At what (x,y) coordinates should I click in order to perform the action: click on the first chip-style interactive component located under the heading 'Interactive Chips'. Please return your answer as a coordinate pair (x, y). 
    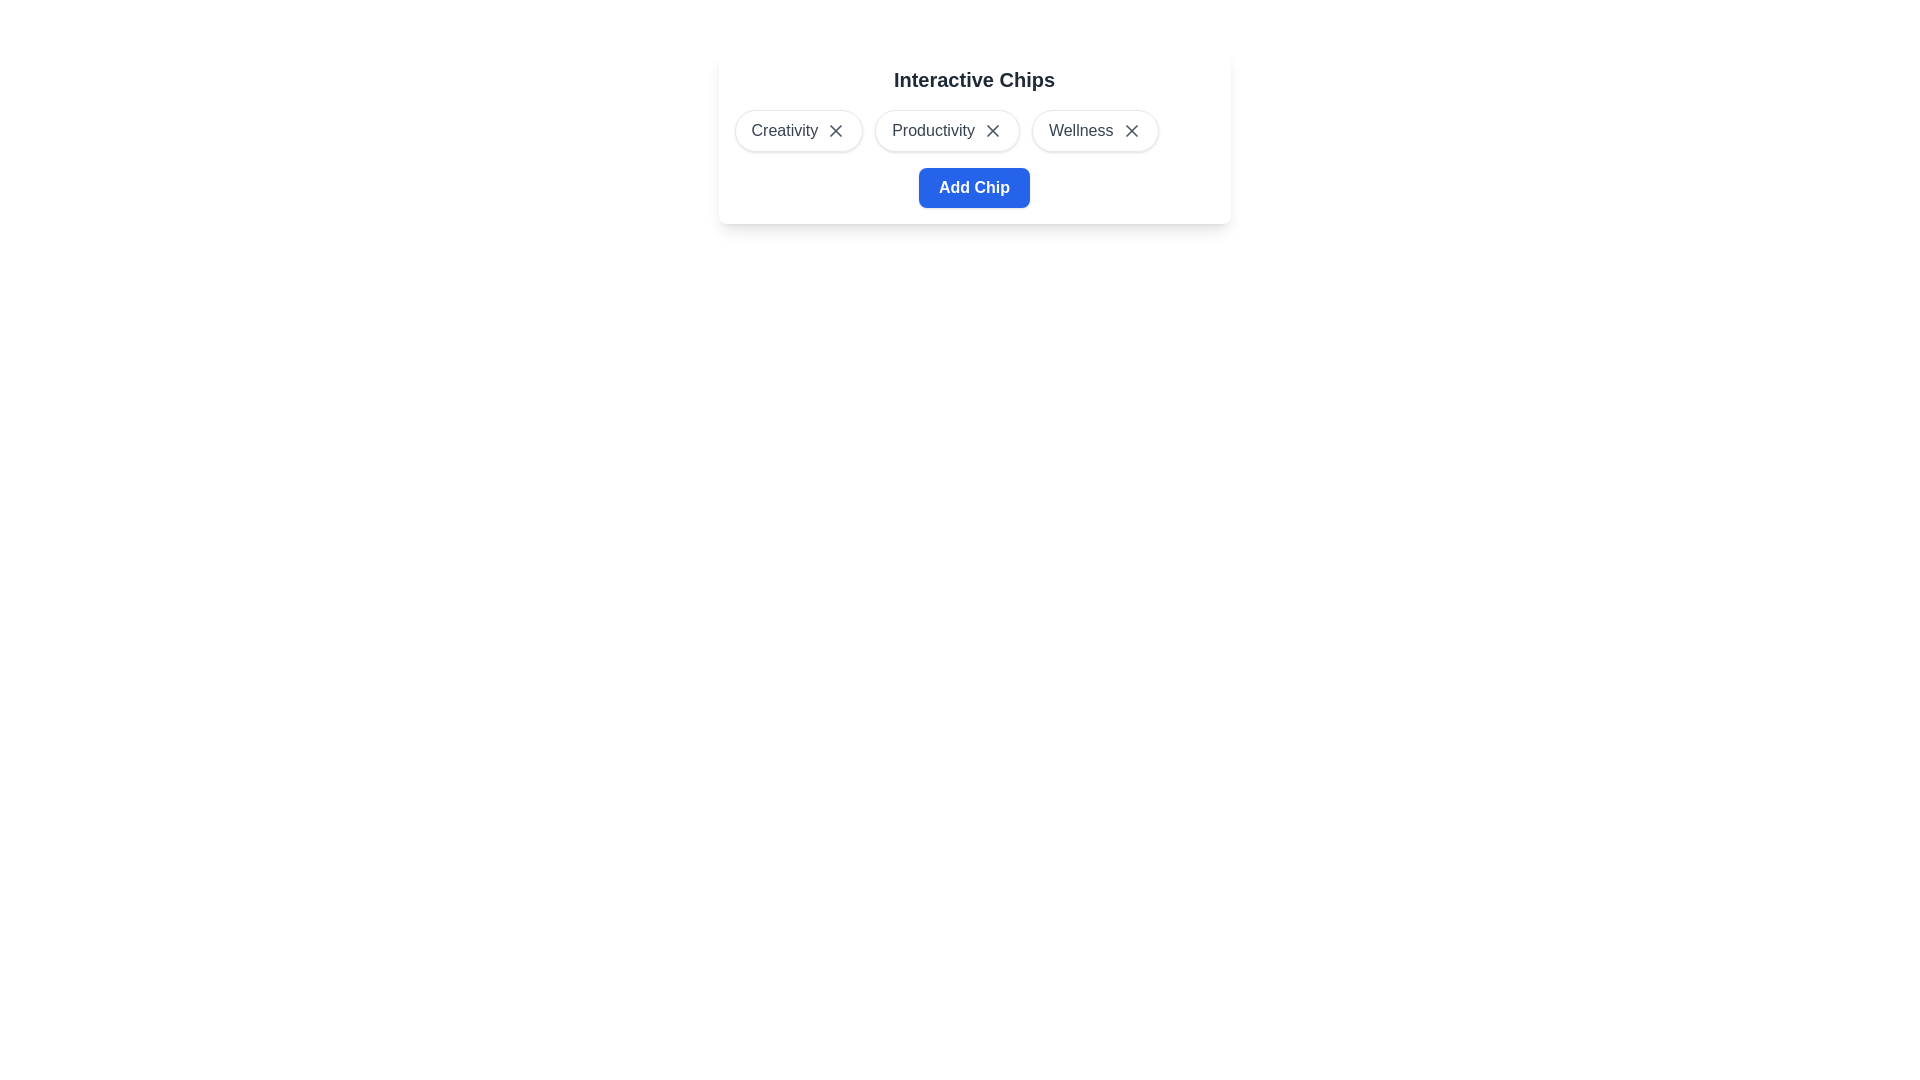
    Looking at the image, I should click on (797, 131).